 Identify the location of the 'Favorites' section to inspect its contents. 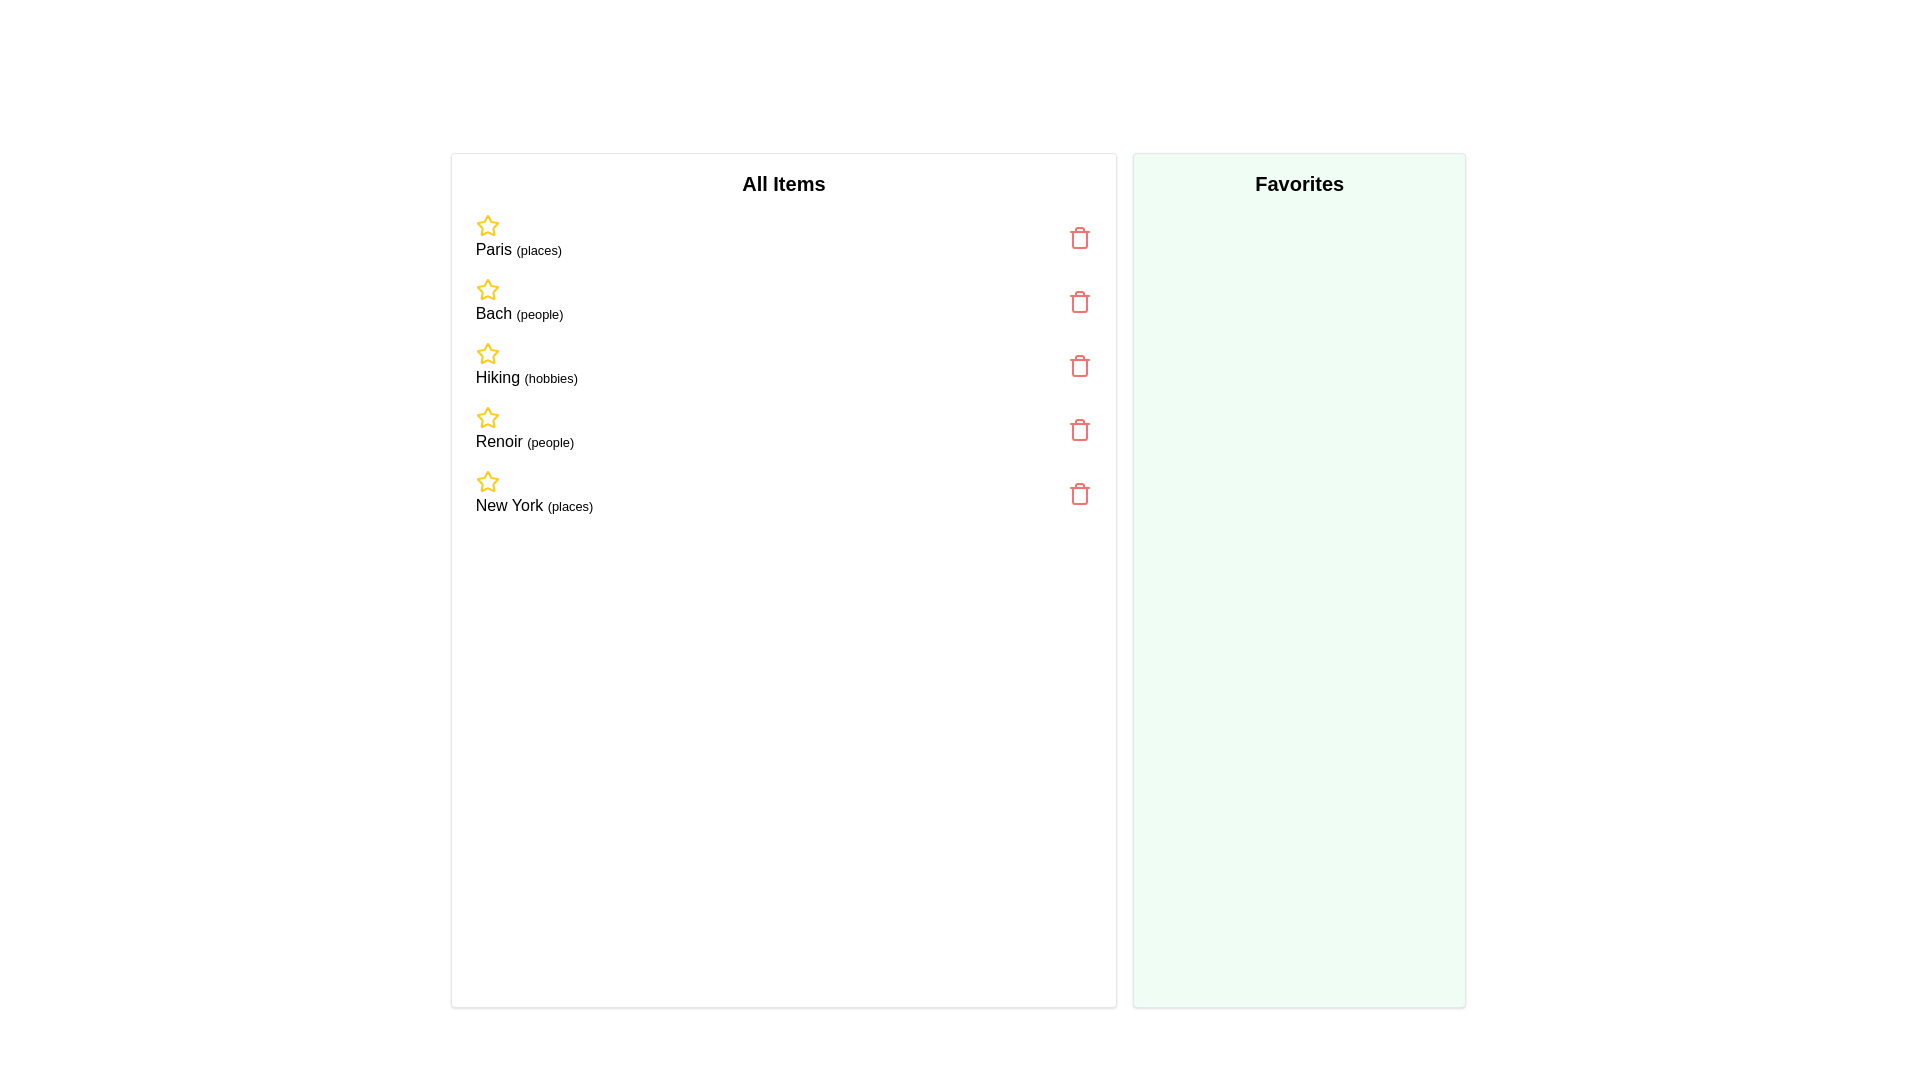
(1299, 184).